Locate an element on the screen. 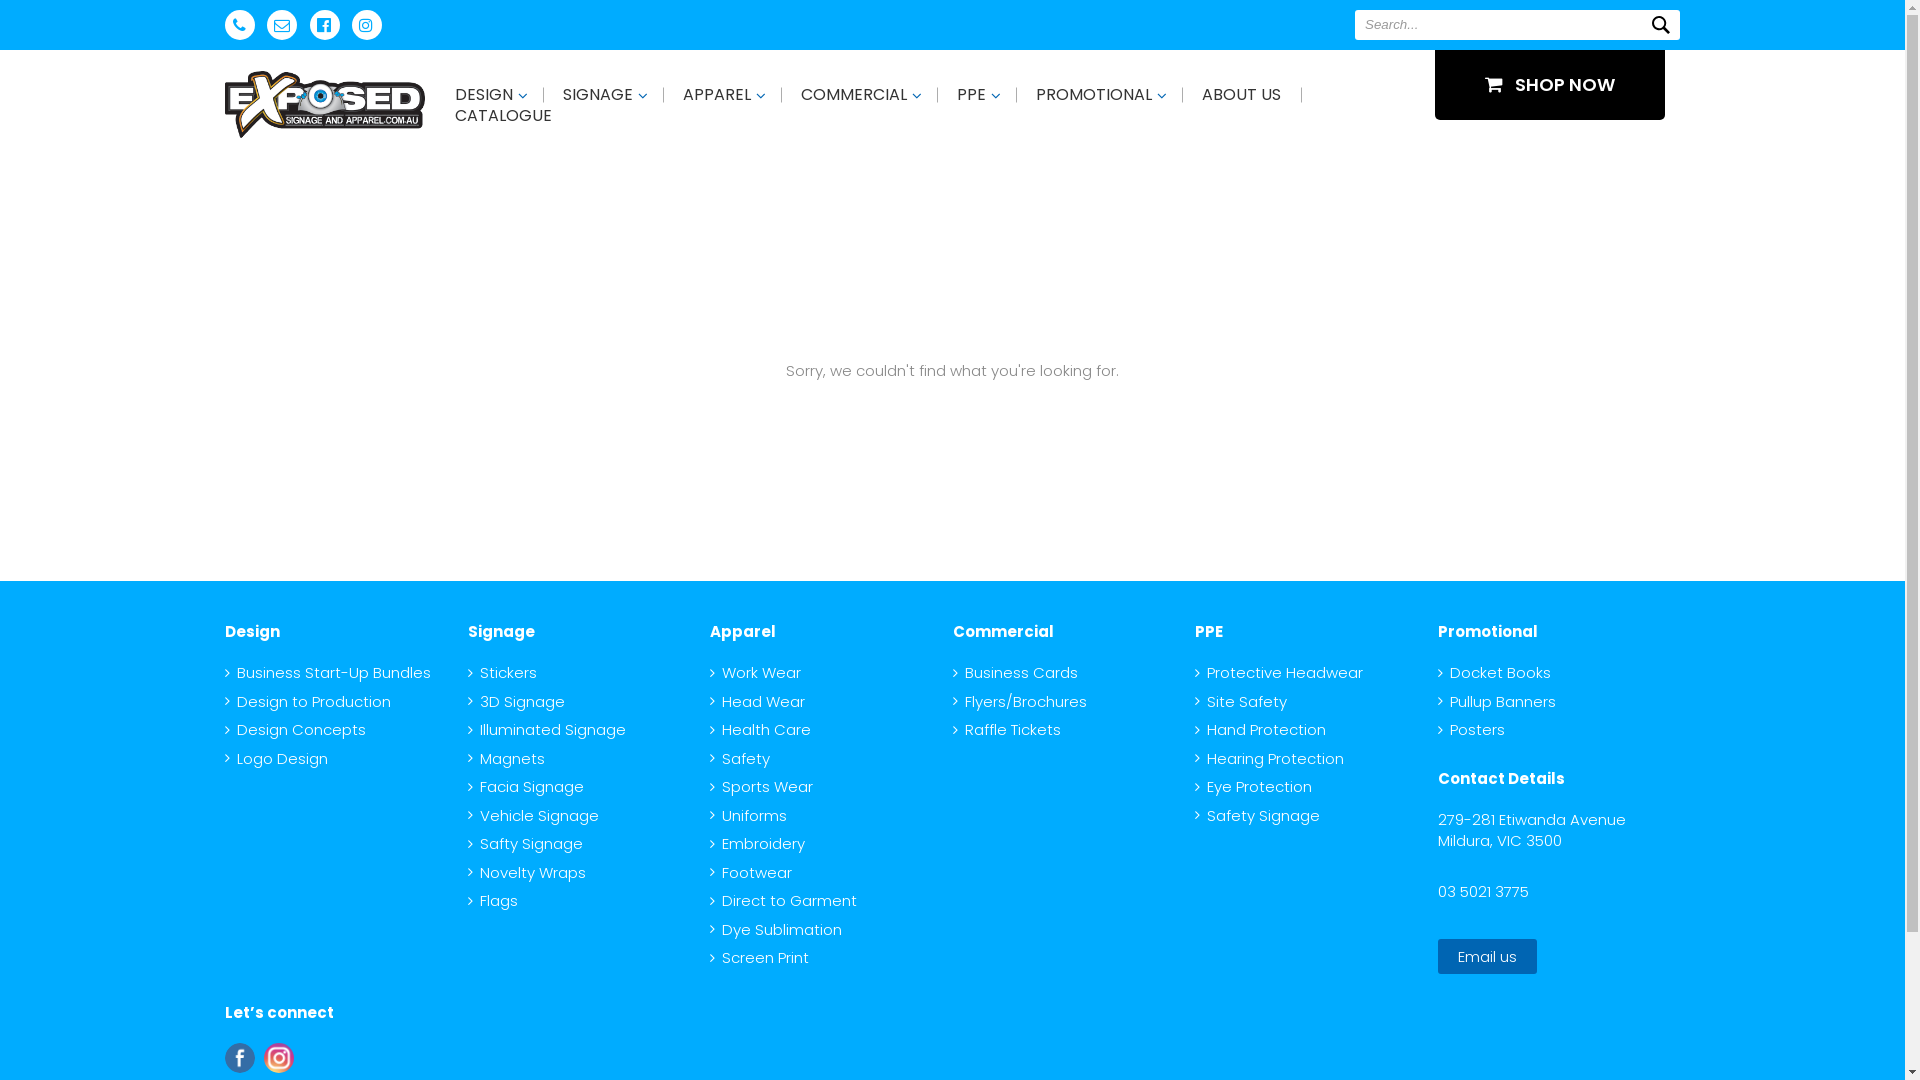  'Hearing Protection' is located at coordinates (1268, 758).